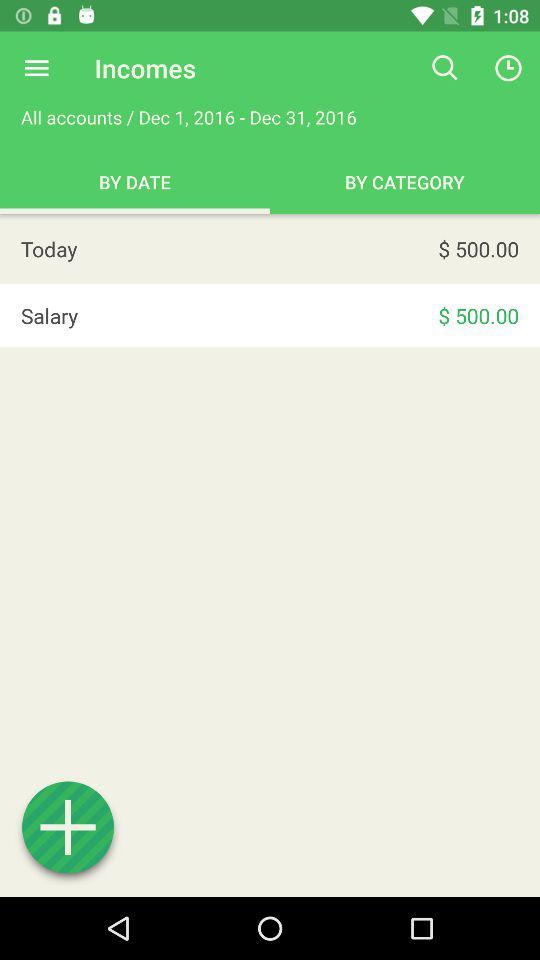  I want to click on icon to the left of the incomes item, so click(36, 68).